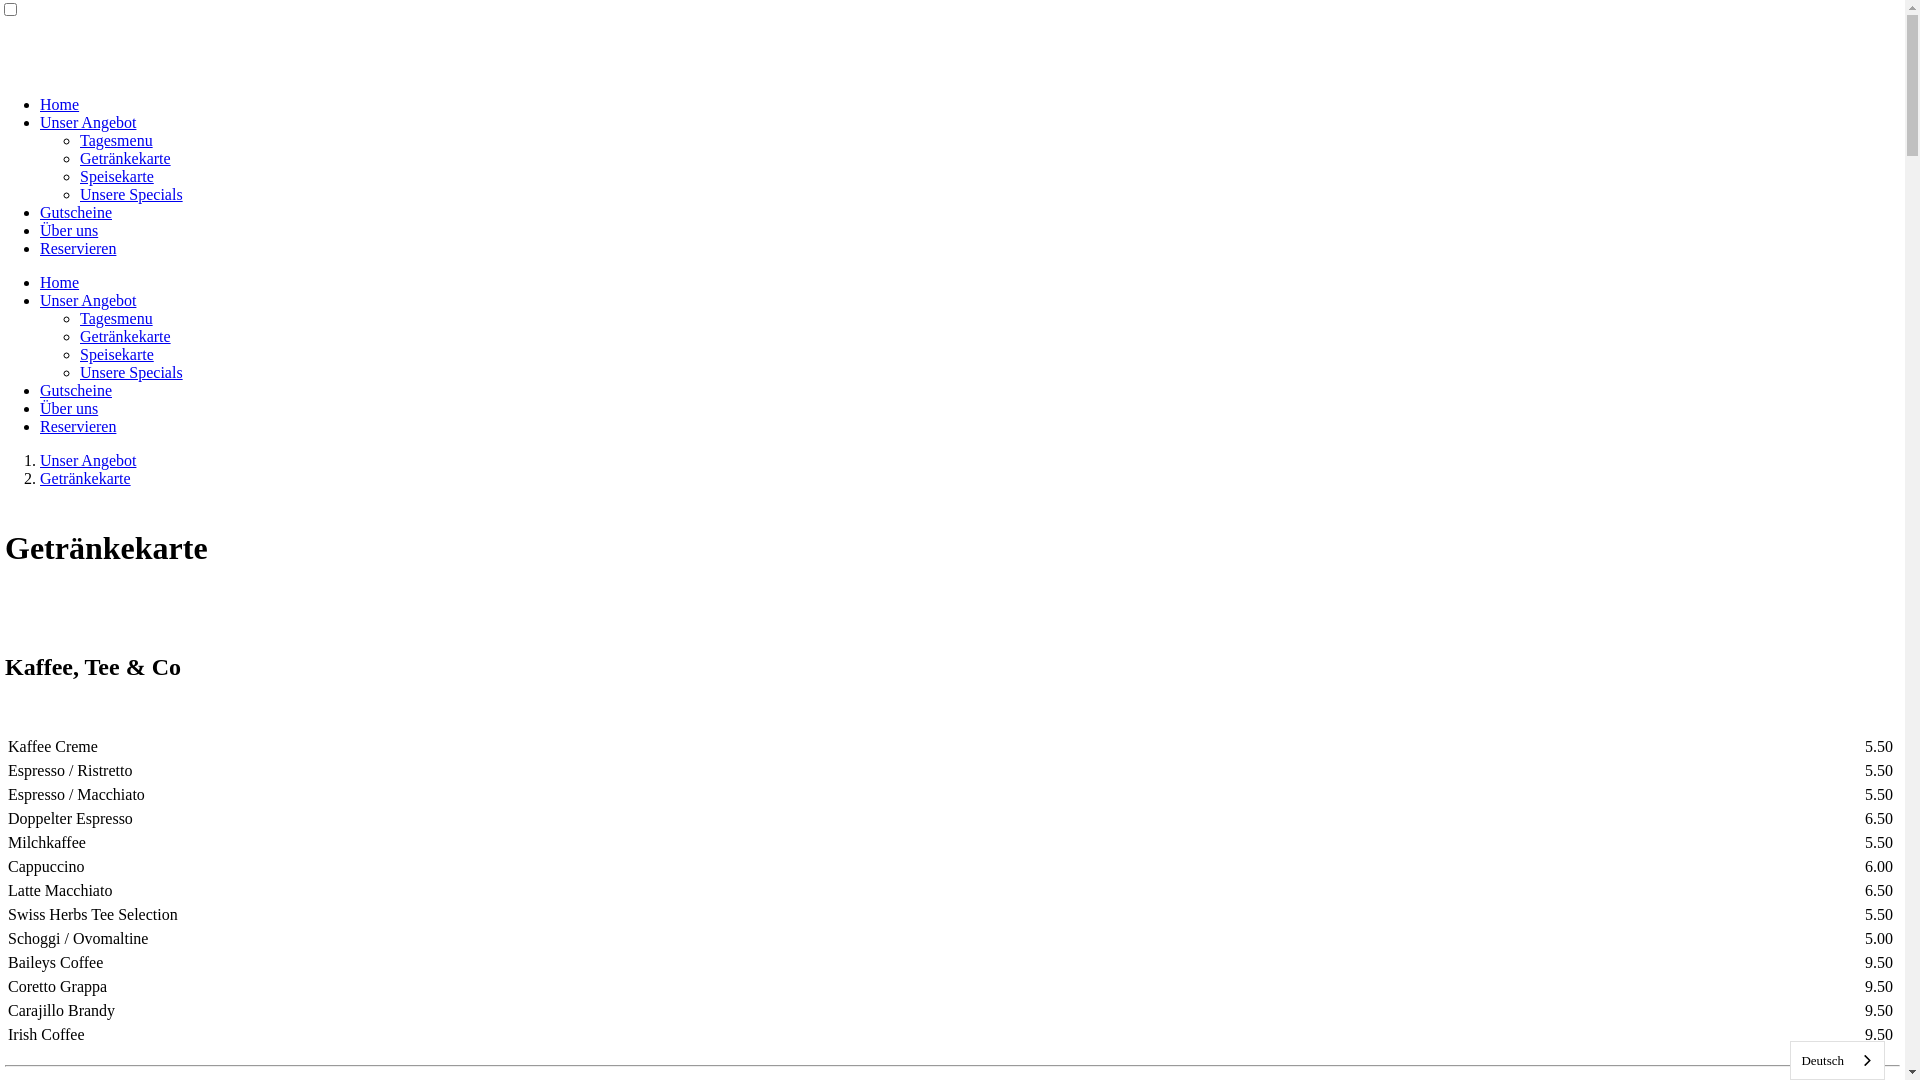 This screenshot has width=1920, height=1080. I want to click on 'Deutsch', so click(1837, 1059).